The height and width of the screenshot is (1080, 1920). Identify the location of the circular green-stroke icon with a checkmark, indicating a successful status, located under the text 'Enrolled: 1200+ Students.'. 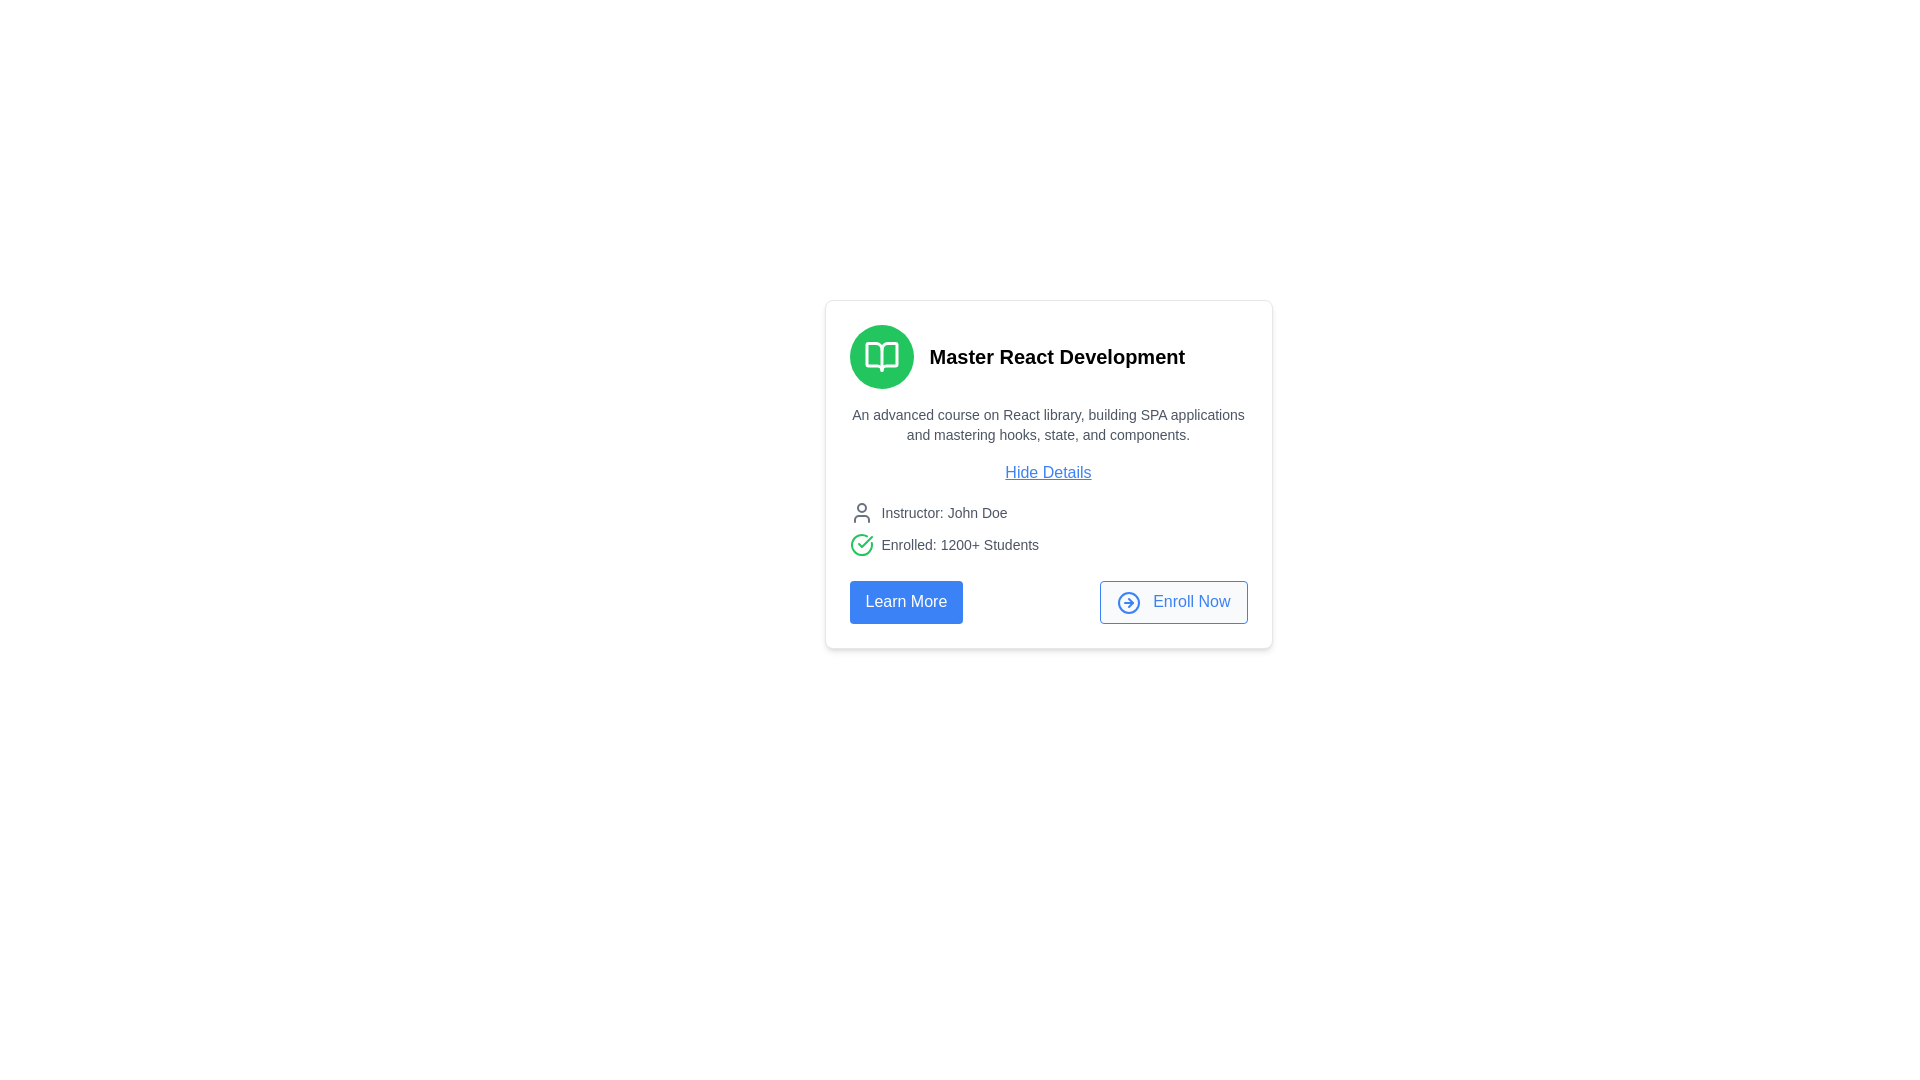
(861, 544).